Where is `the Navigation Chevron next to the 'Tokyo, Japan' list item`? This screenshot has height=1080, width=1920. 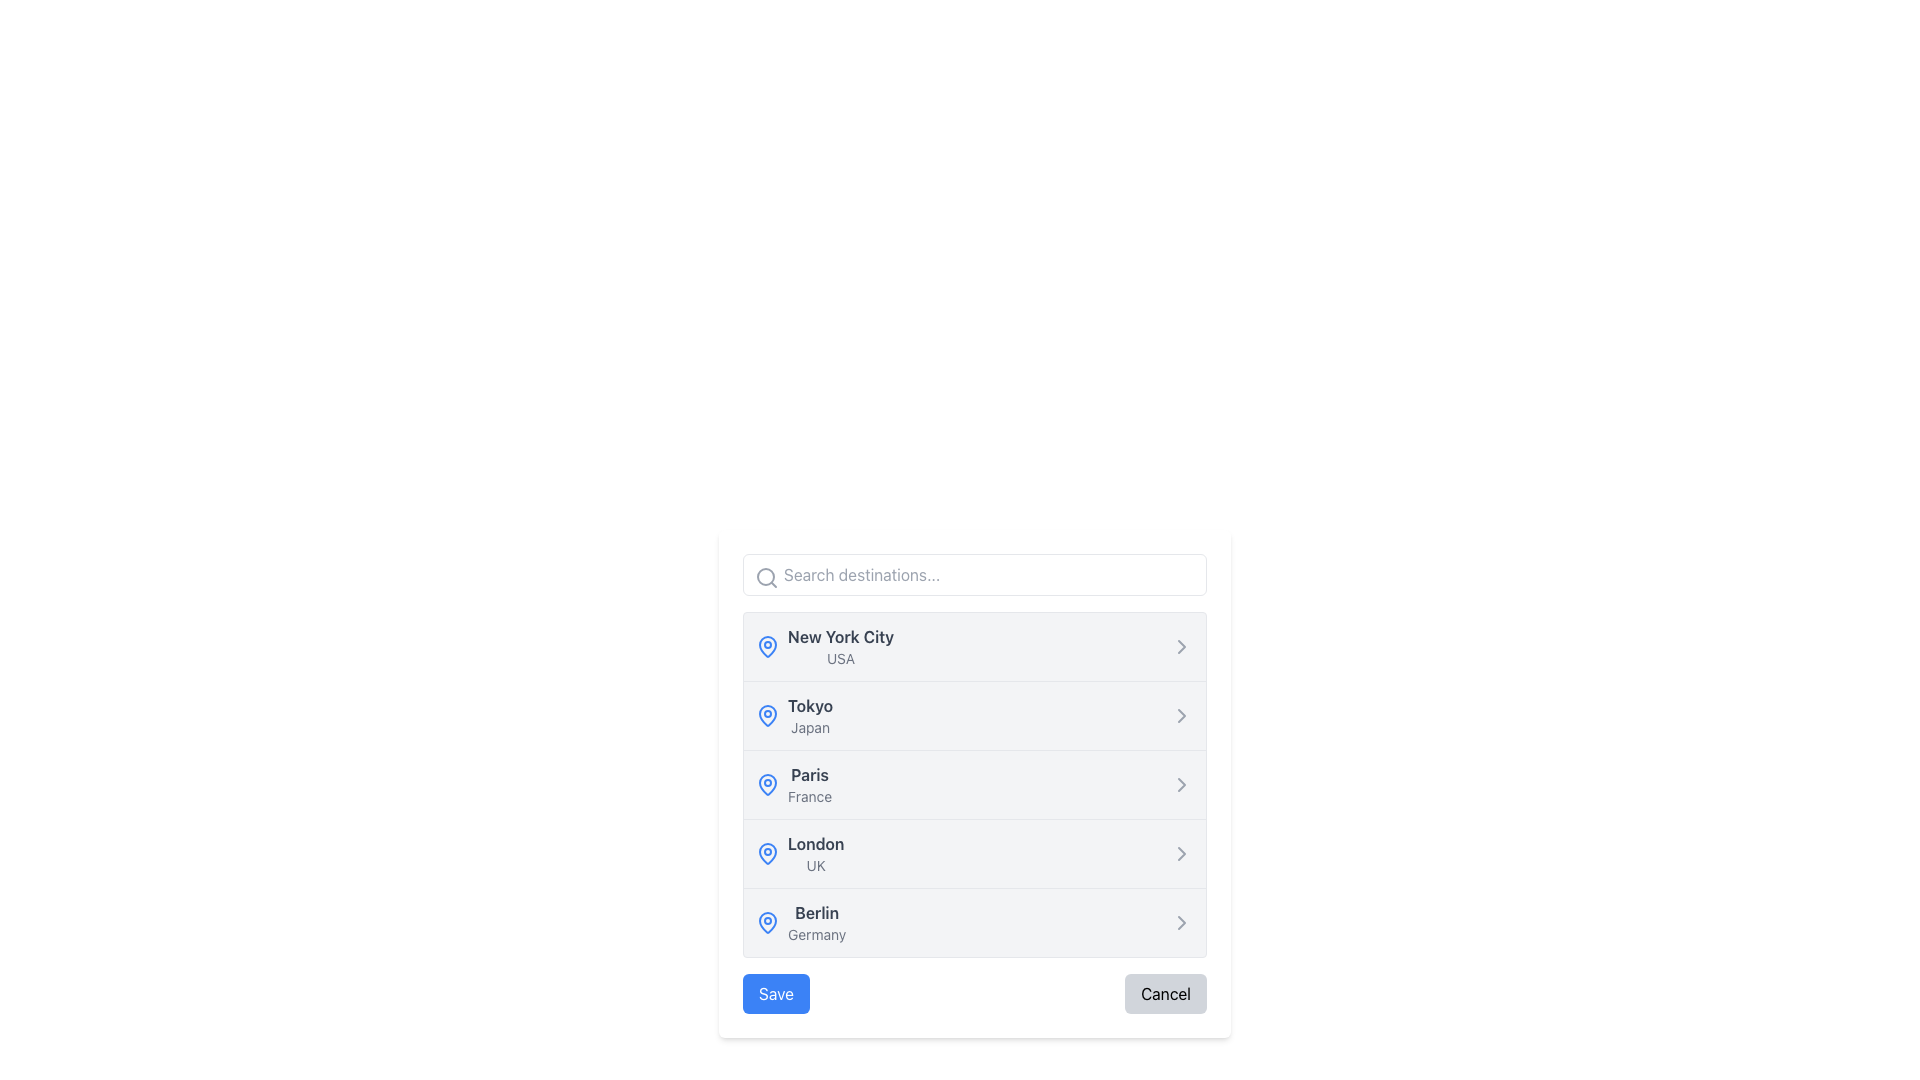 the Navigation Chevron next to the 'Tokyo, Japan' list item is located at coordinates (1181, 715).